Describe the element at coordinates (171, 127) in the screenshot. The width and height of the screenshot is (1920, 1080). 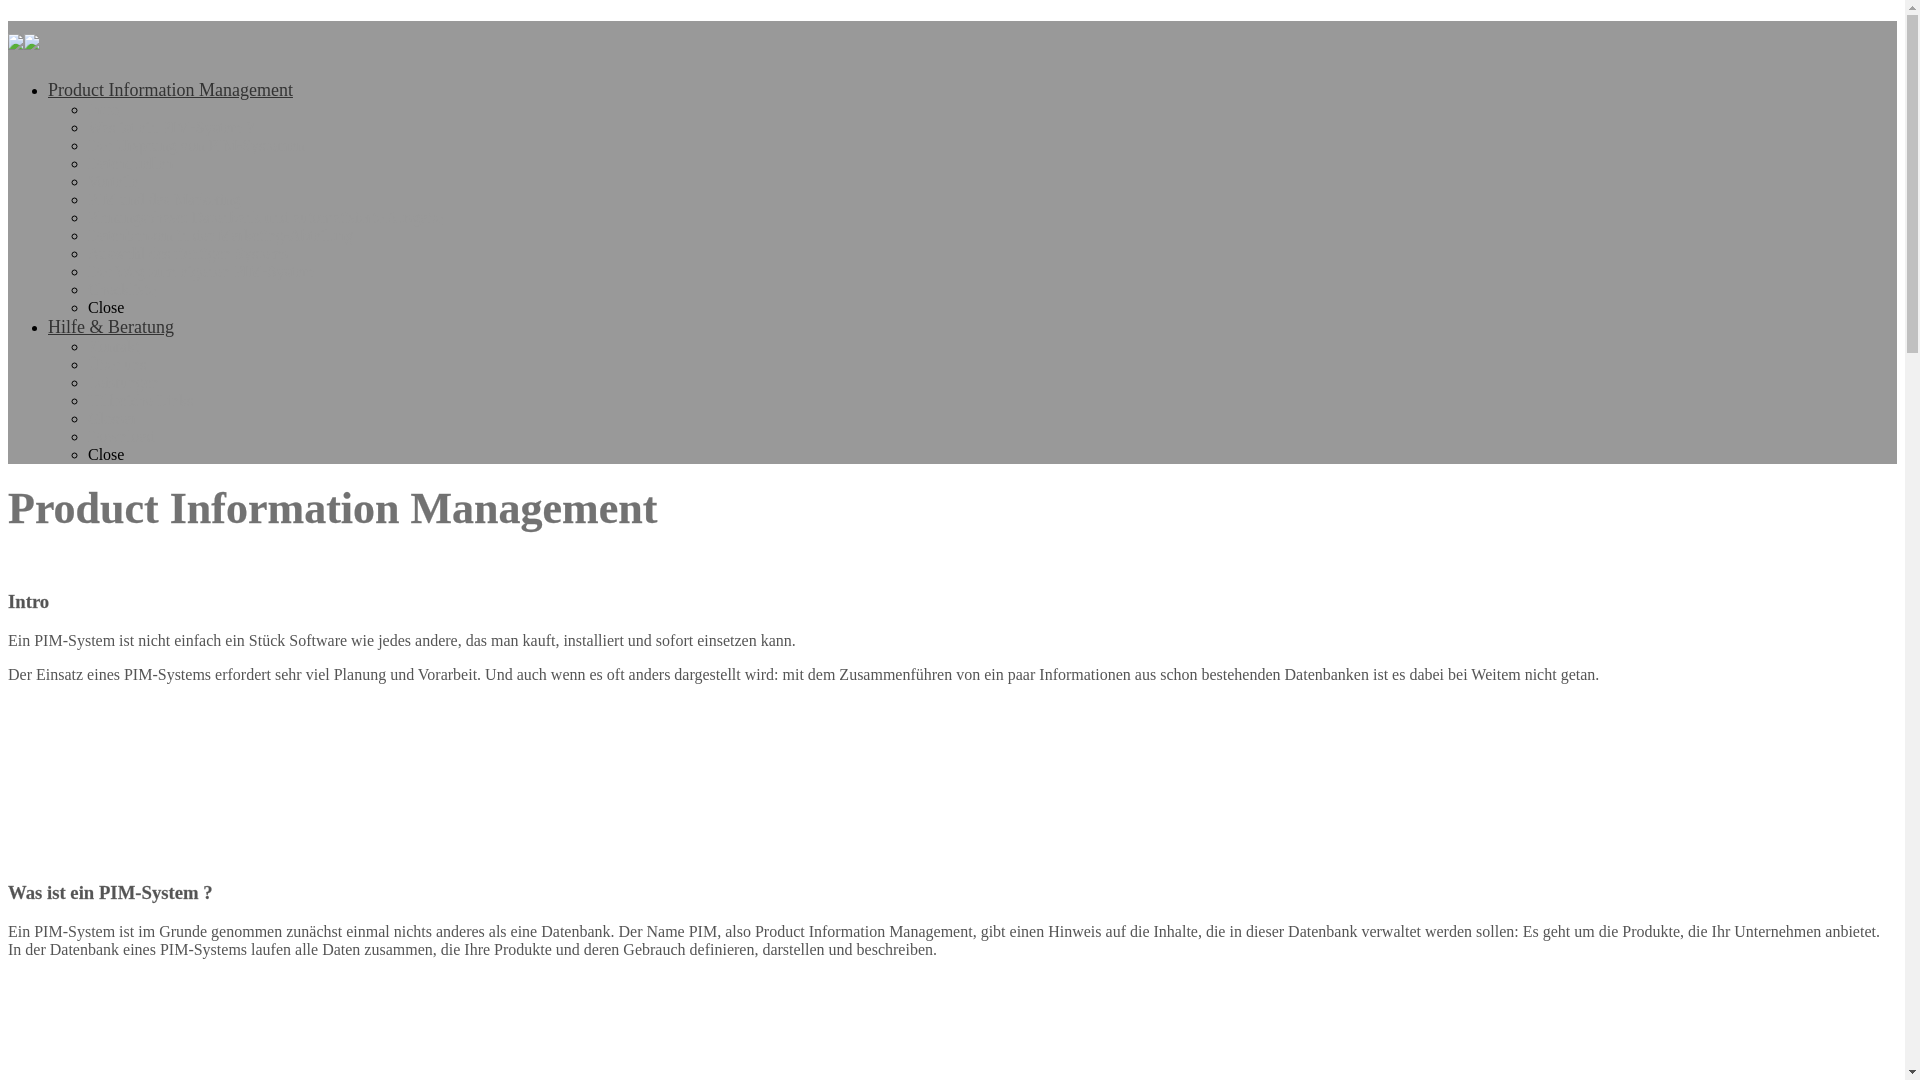
I see `'Was ist ein PIM-System ?'` at that location.